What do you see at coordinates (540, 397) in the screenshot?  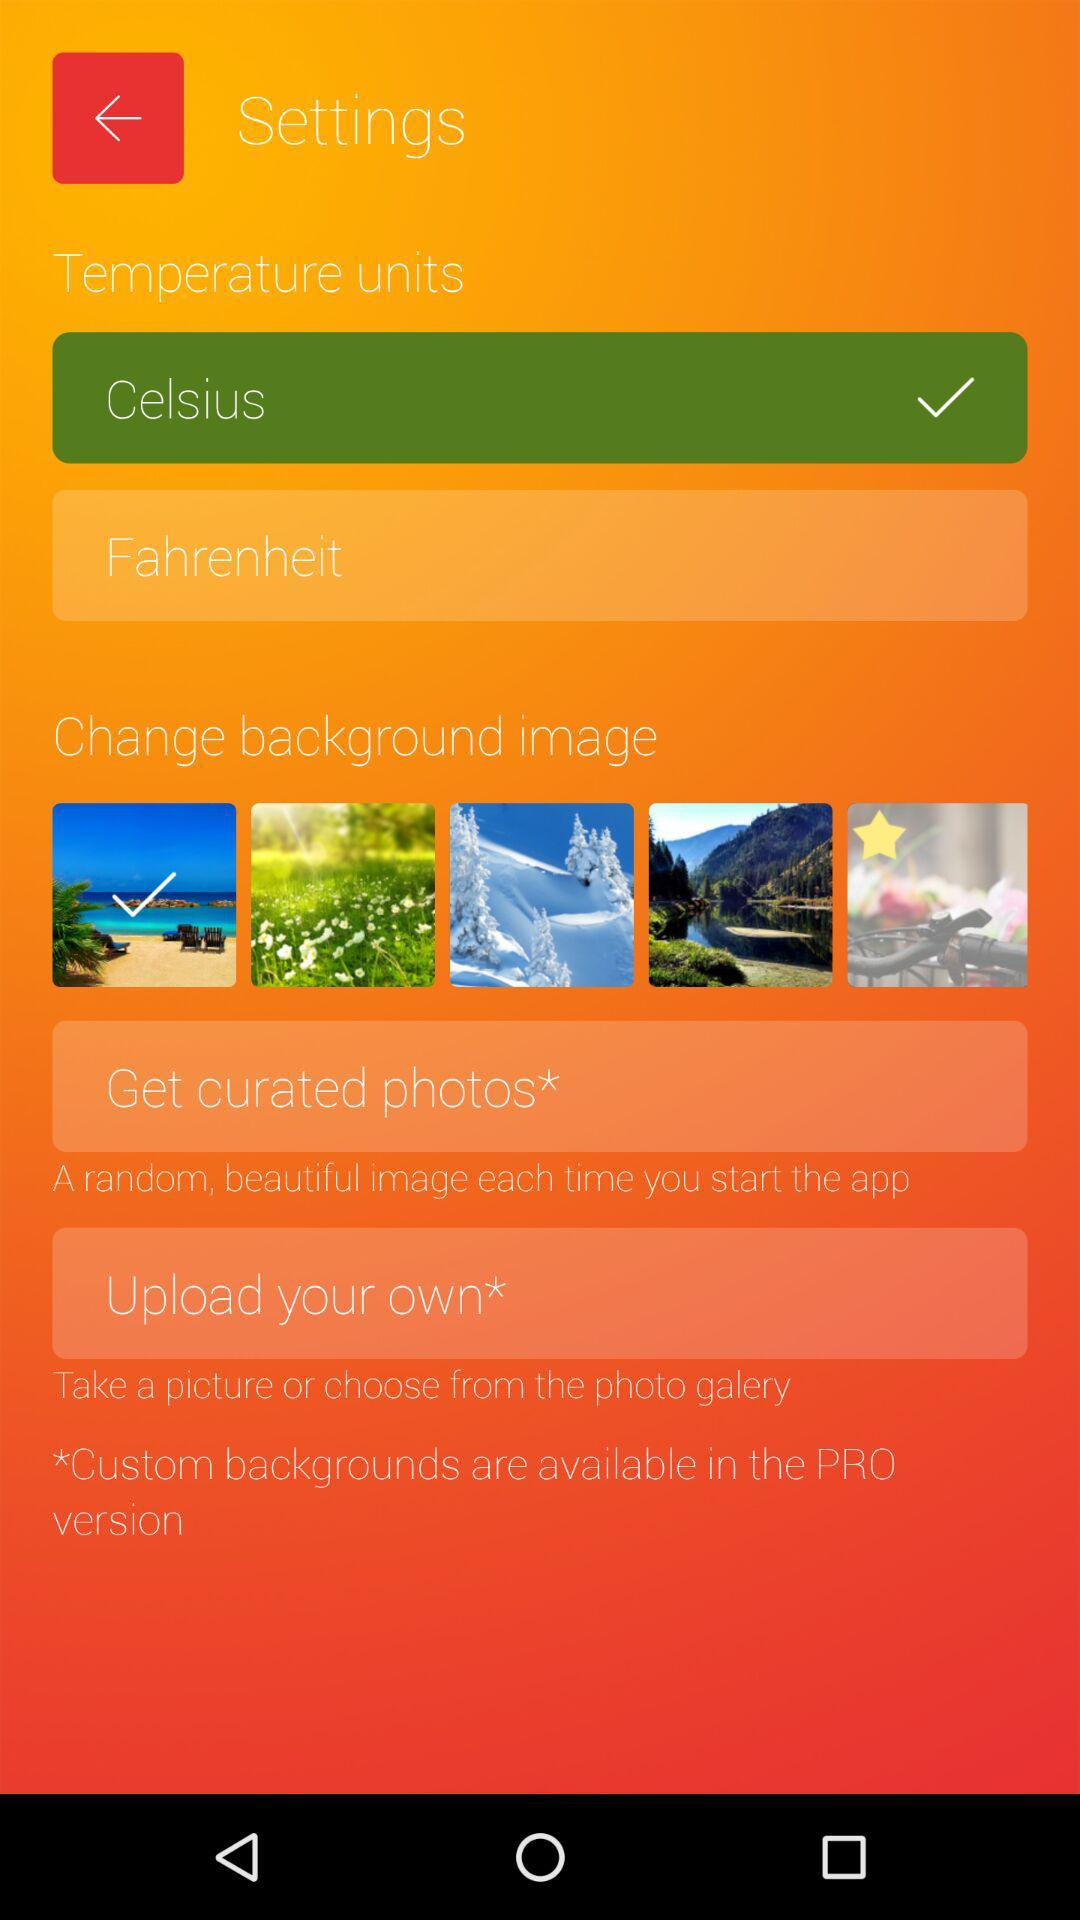 I see `icon below temperature units icon` at bounding box center [540, 397].